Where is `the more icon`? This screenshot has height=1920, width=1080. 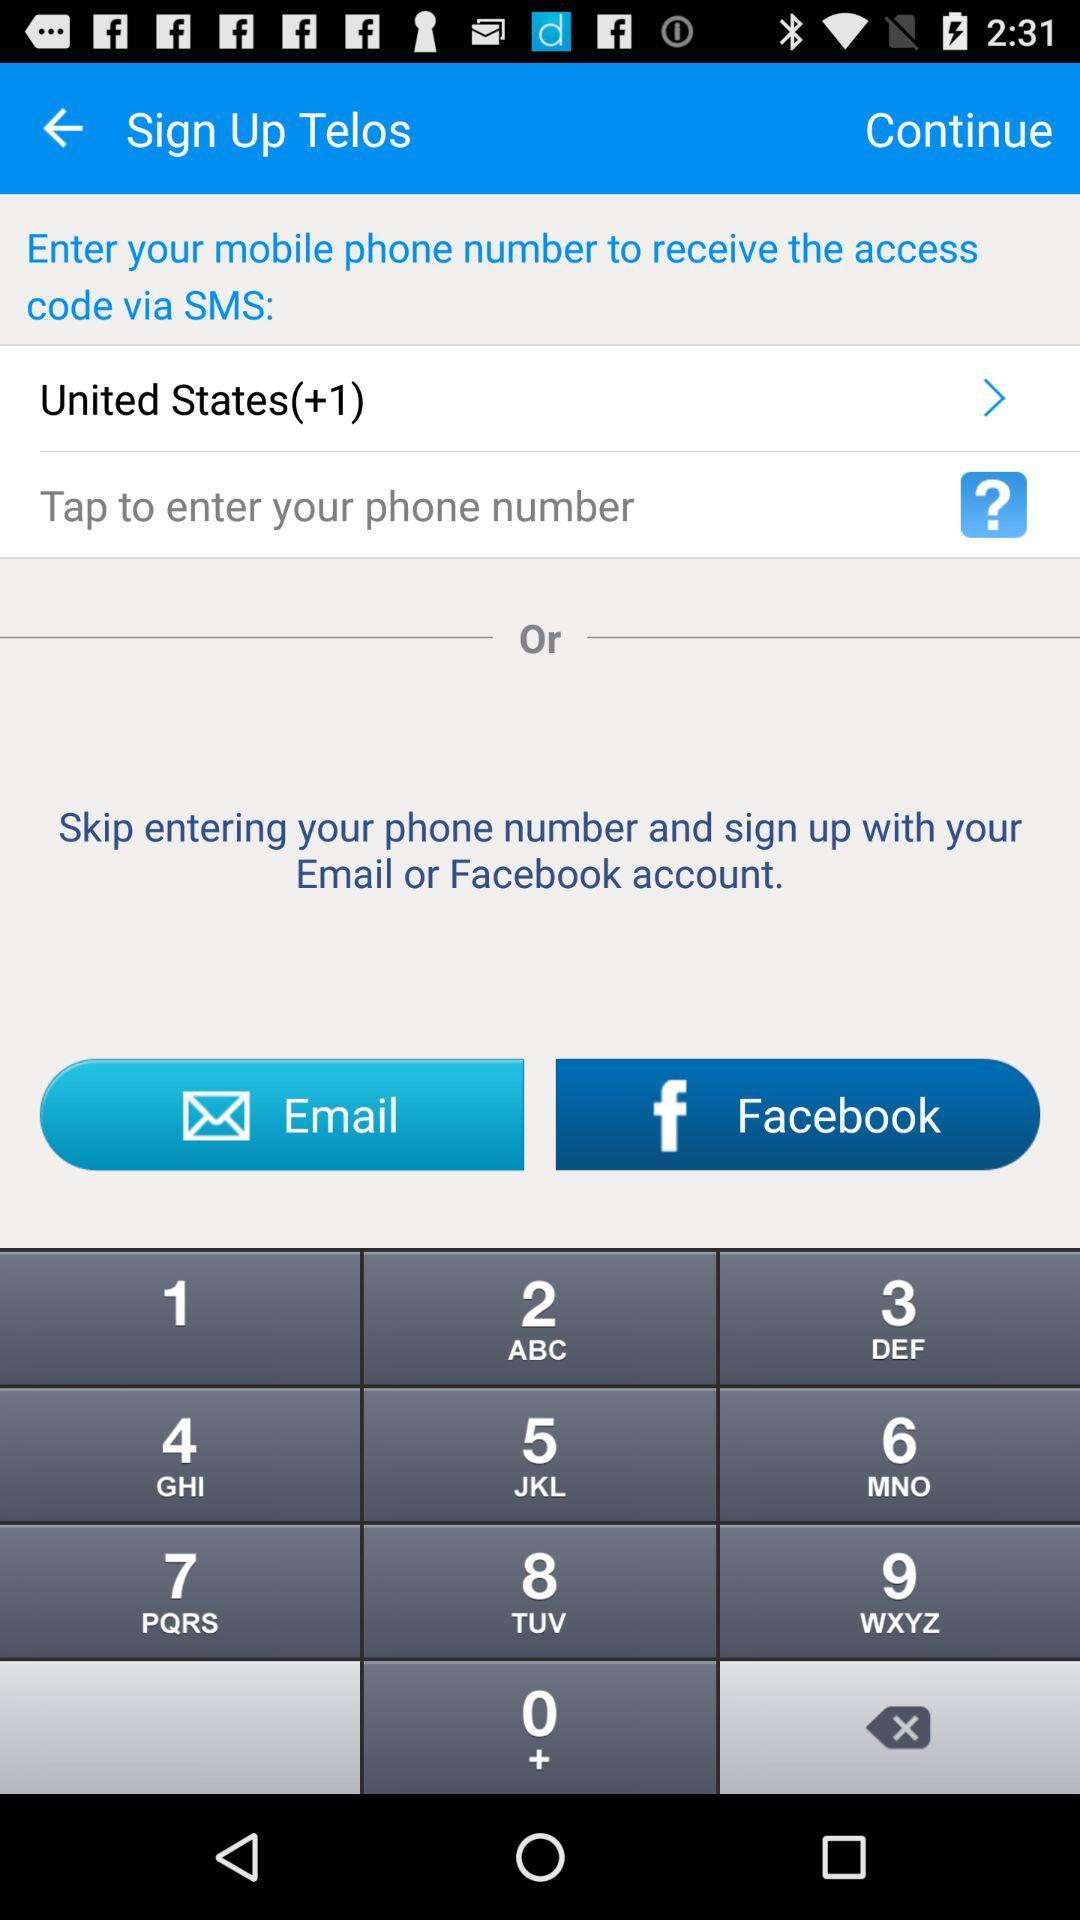 the more icon is located at coordinates (540, 1701).